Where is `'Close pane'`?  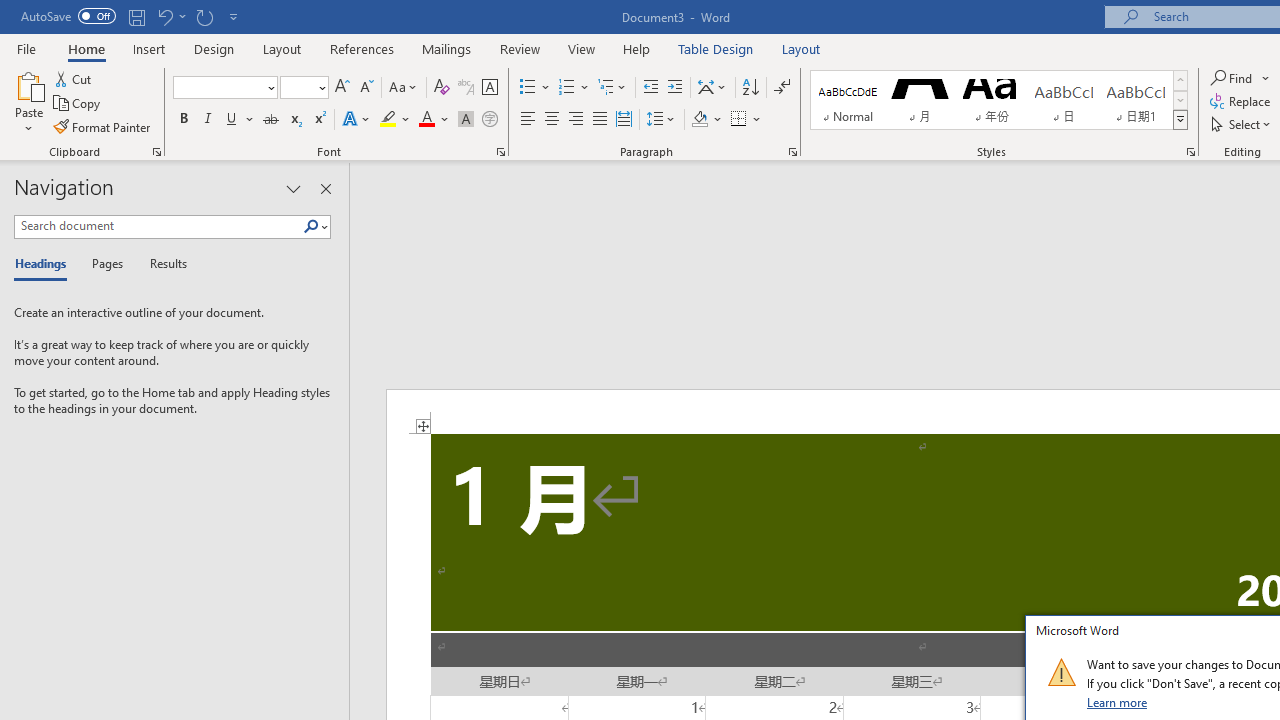
'Close pane' is located at coordinates (325, 189).